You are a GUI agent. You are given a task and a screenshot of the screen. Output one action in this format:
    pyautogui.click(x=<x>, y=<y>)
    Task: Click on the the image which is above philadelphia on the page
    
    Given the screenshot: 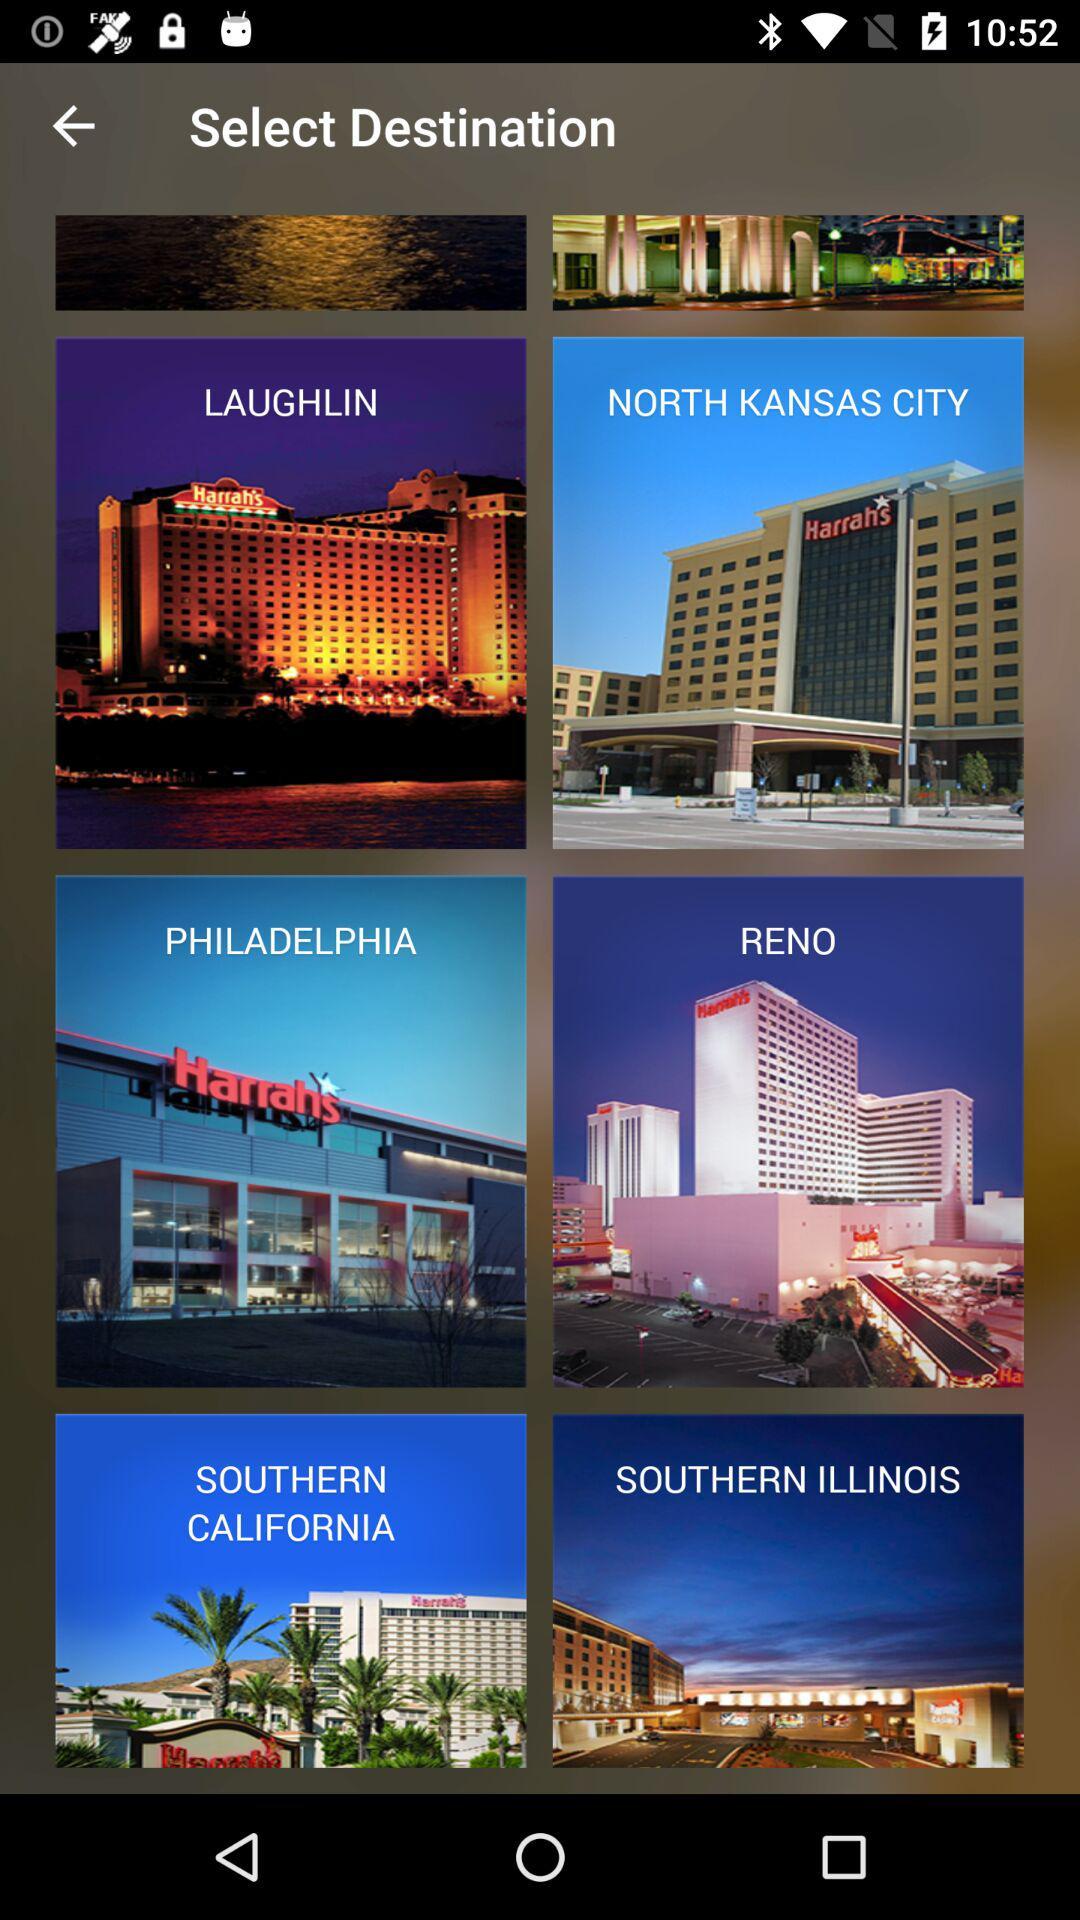 What is the action you would take?
    pyautogui.click(x=291, y=592)
    